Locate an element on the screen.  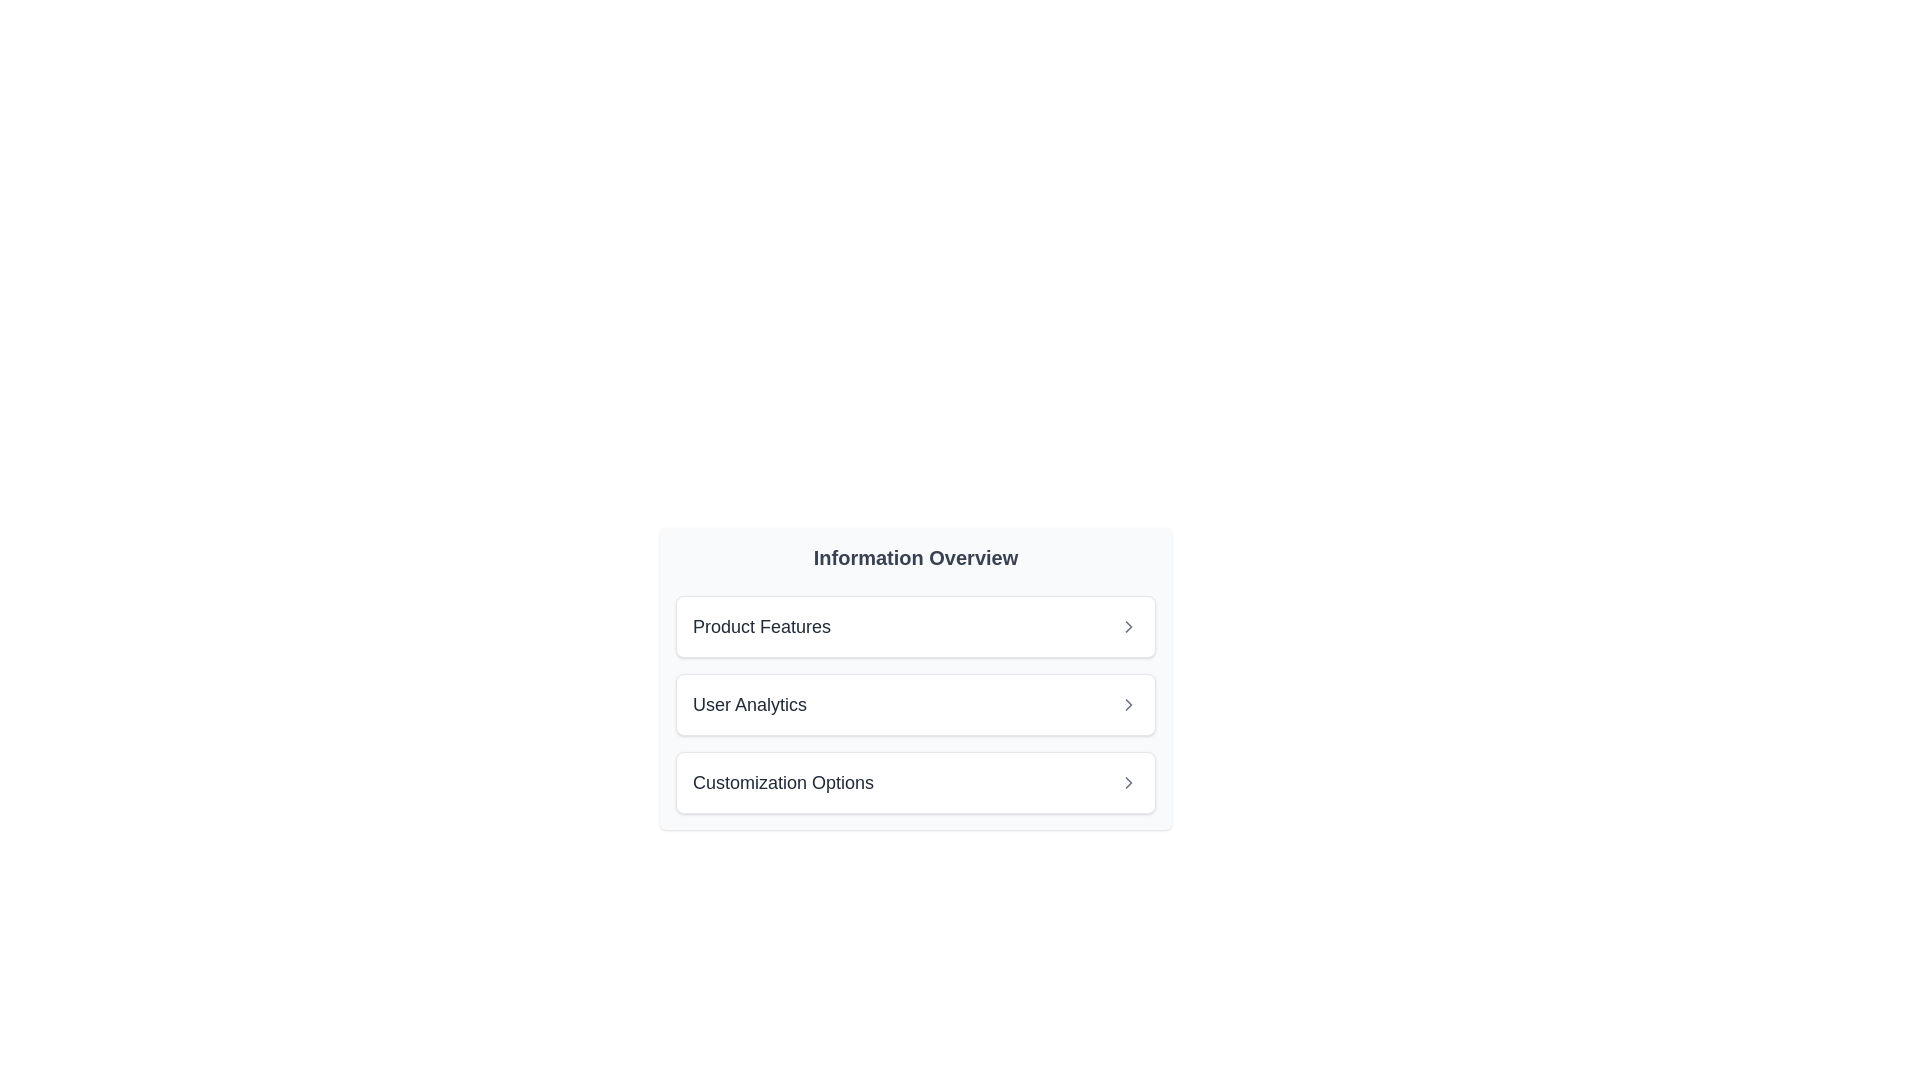
to select the 'User Analytics' option in the vertically stacked list under the 'Information Overview' panel is located at coordinates (915, 704).